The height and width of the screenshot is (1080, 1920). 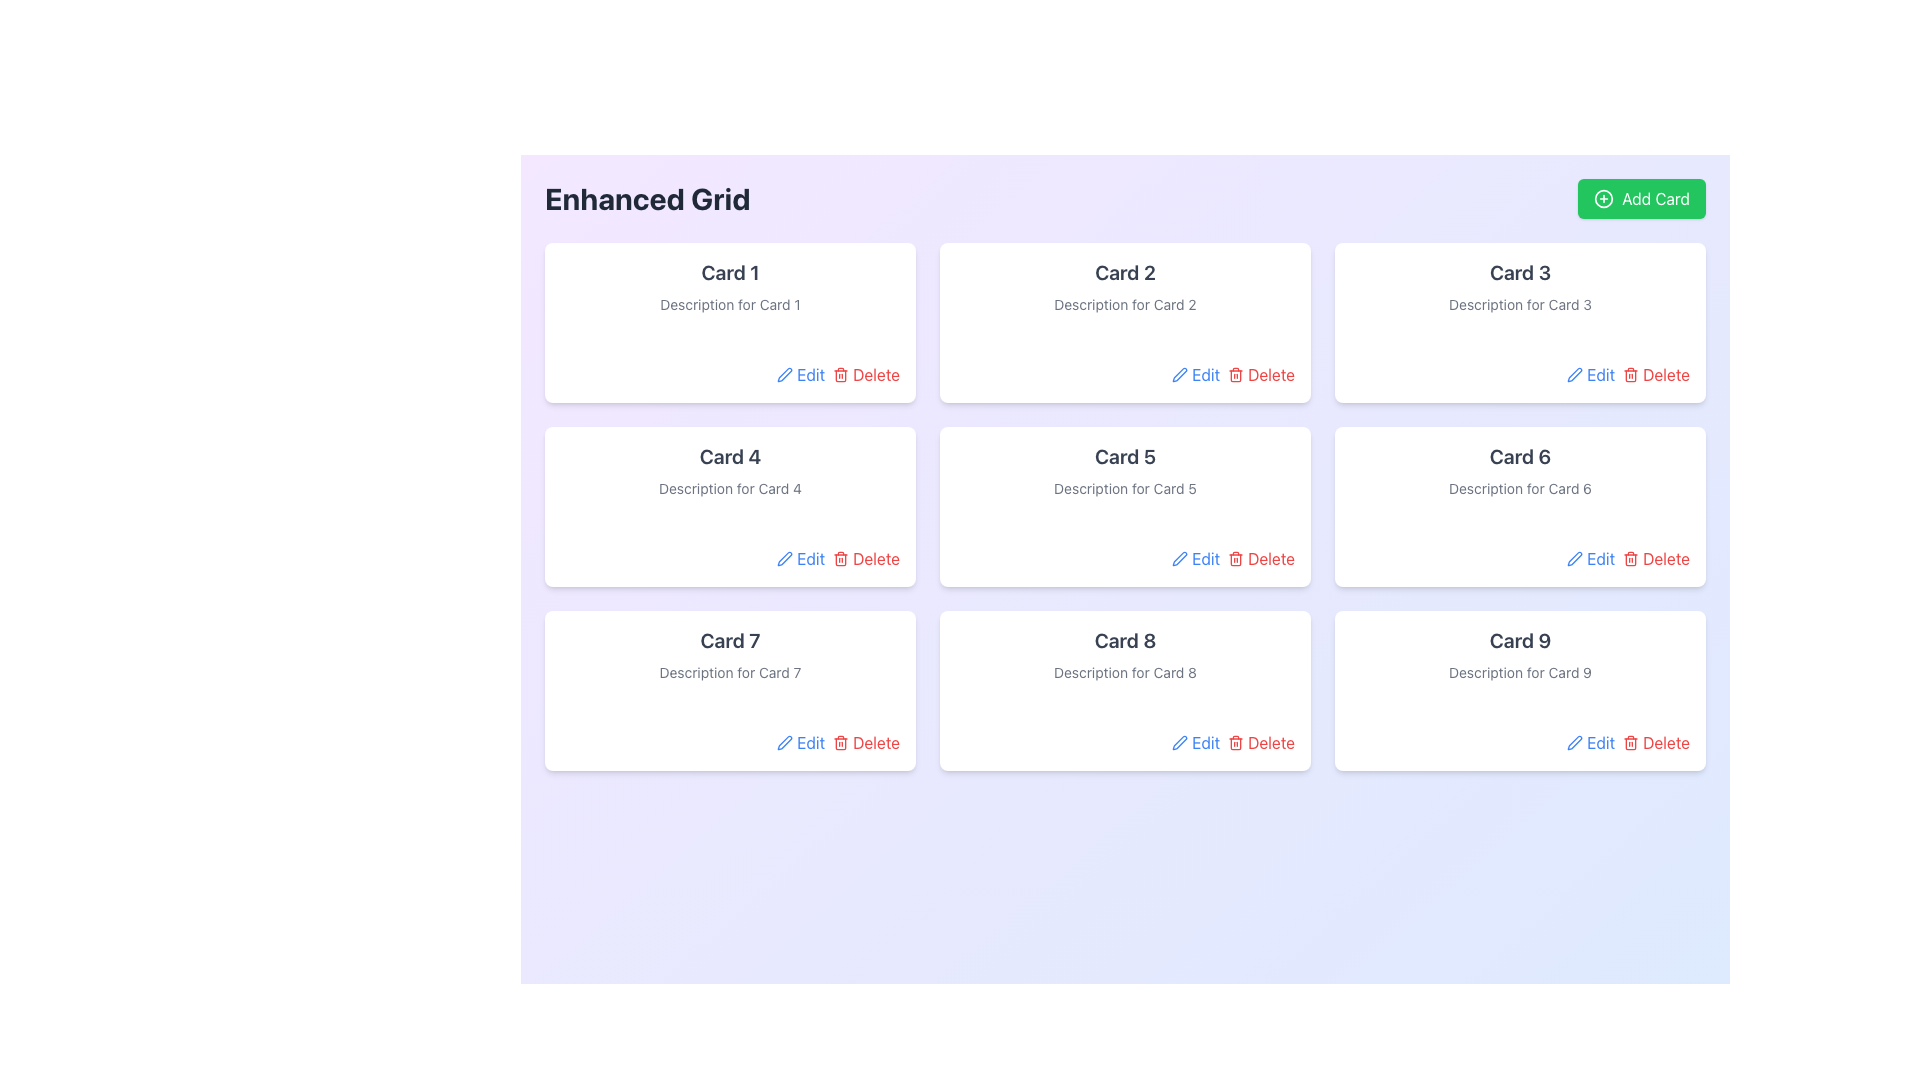 What do you see at coordinates (841, 559) in the screenshot?
I see `the red trash bin icon associated with the delete functionality located in the lower-right corner of 'Card 4'` at bounding box center [841, 559].